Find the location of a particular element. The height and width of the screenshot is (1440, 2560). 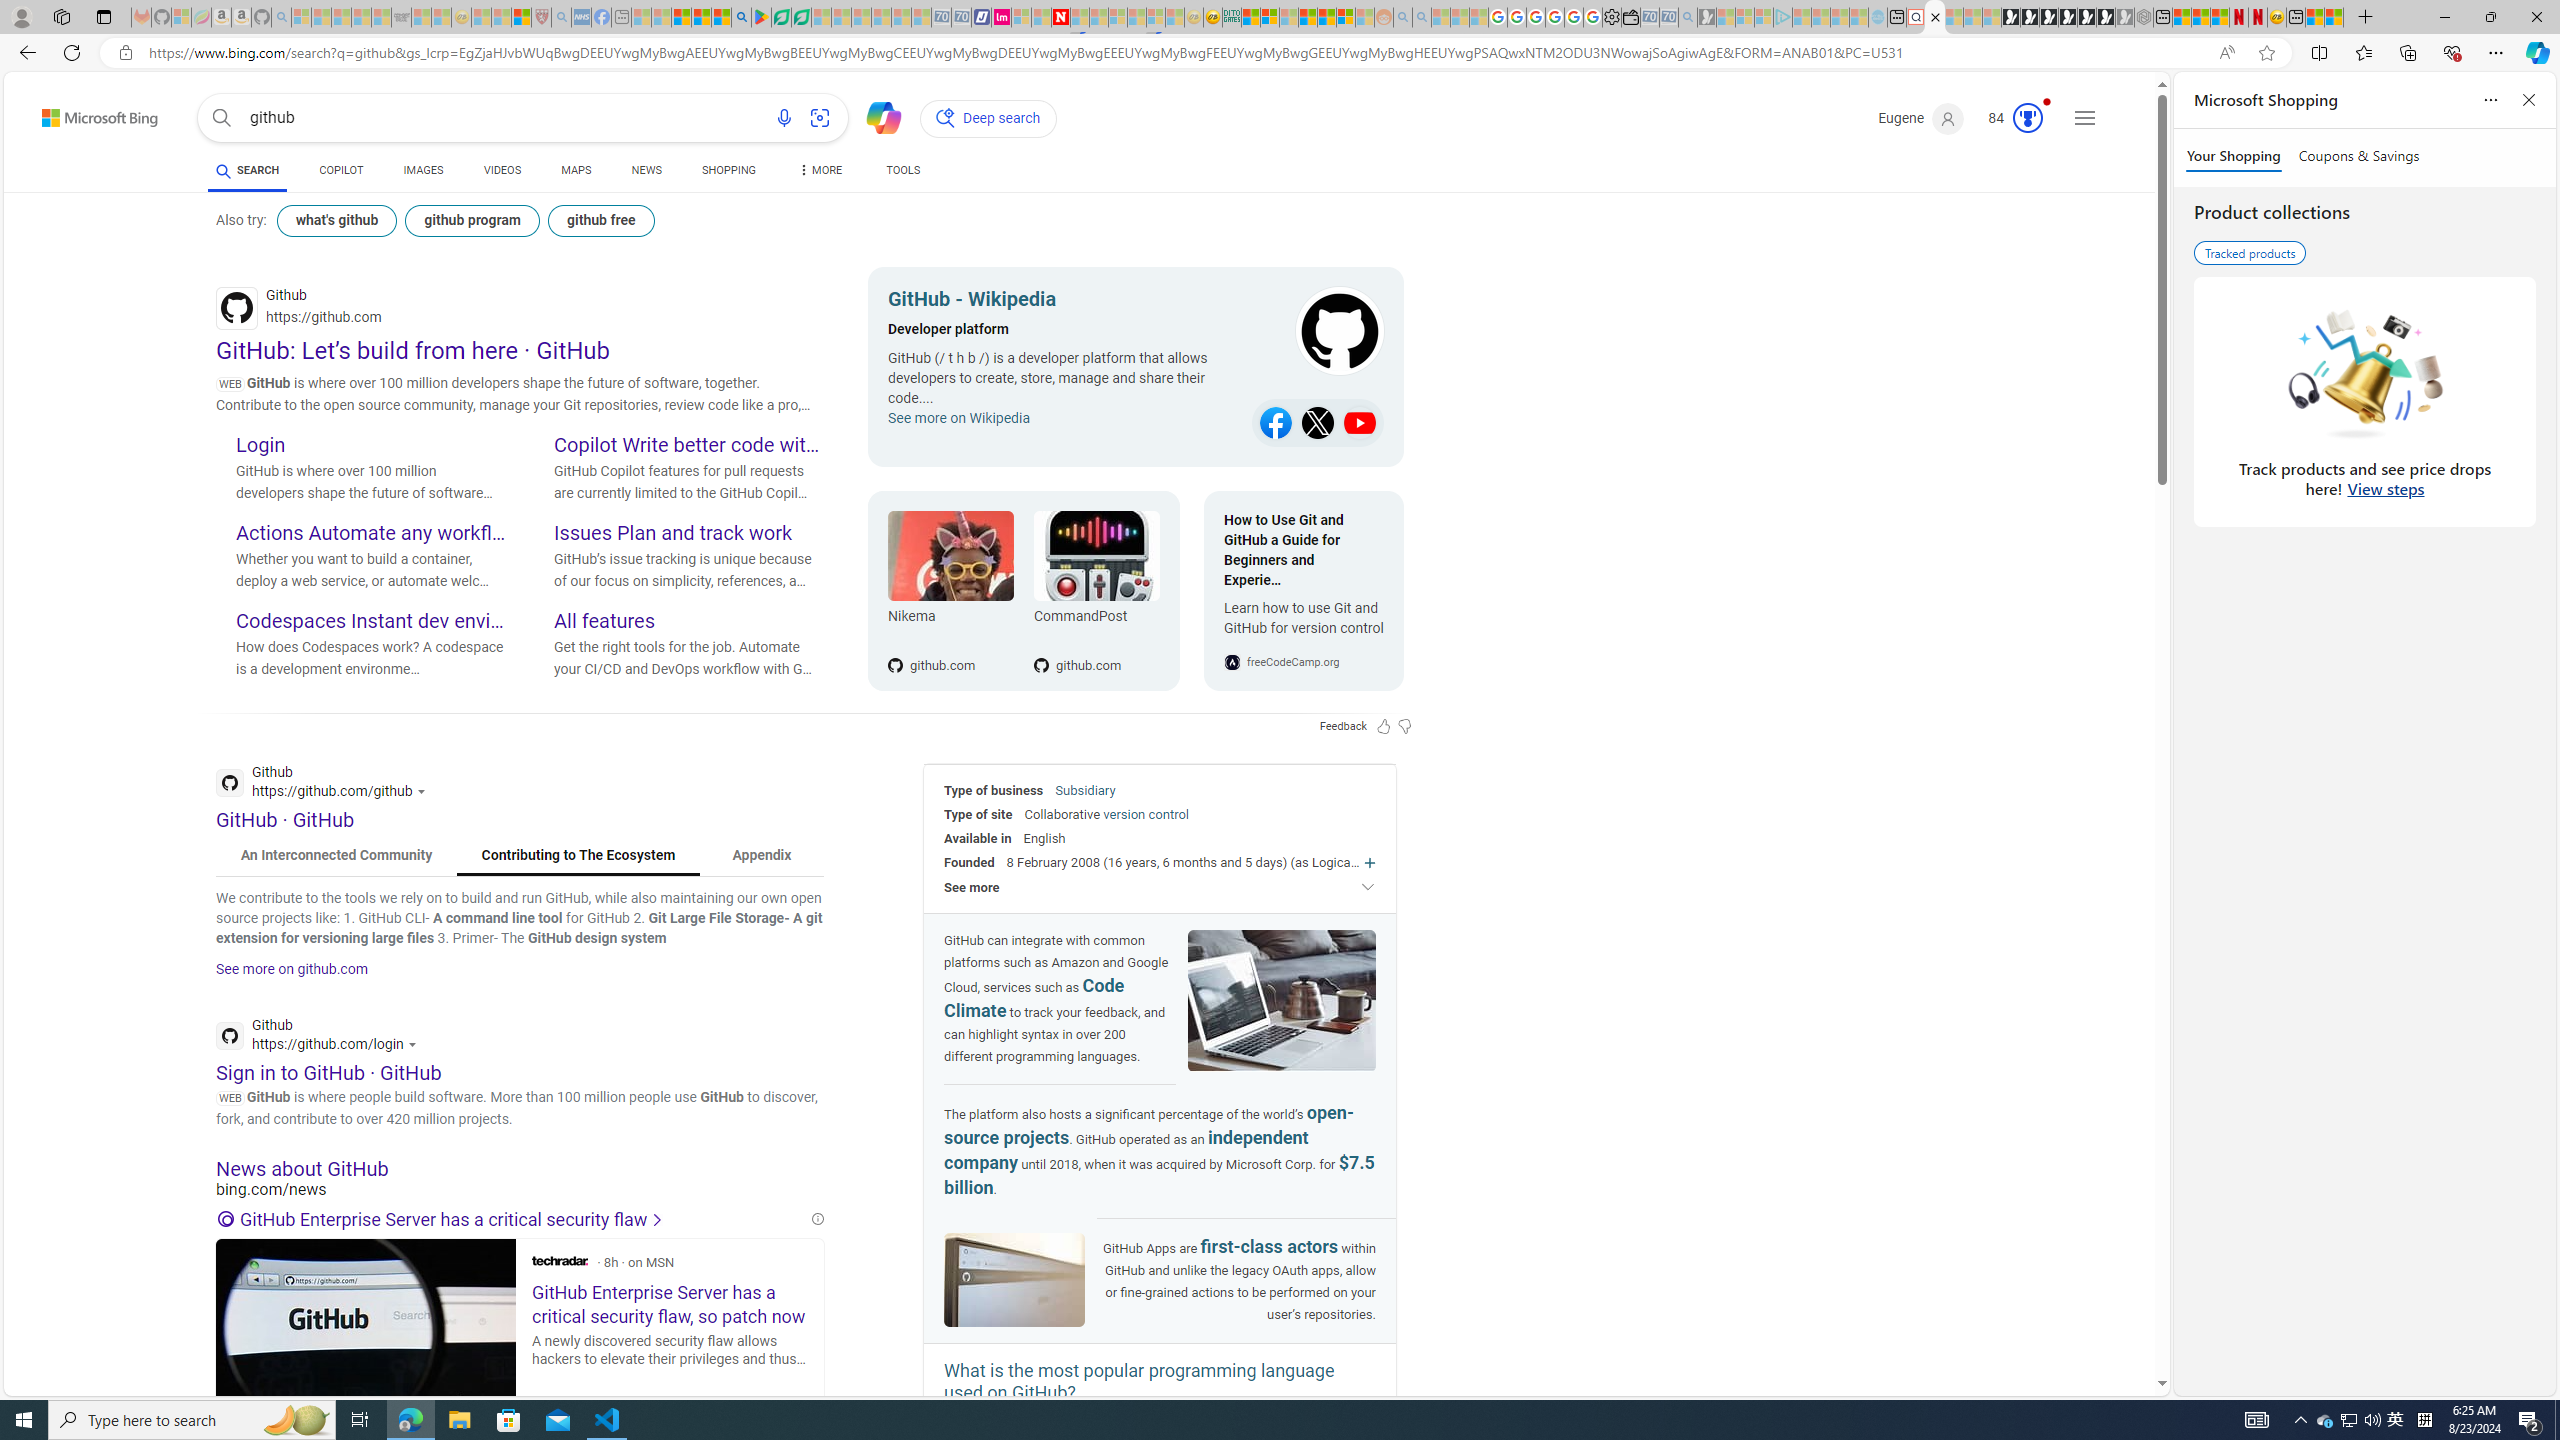

'AutomationID: serp_medal_svg' is located at coordinates (2026, 118).